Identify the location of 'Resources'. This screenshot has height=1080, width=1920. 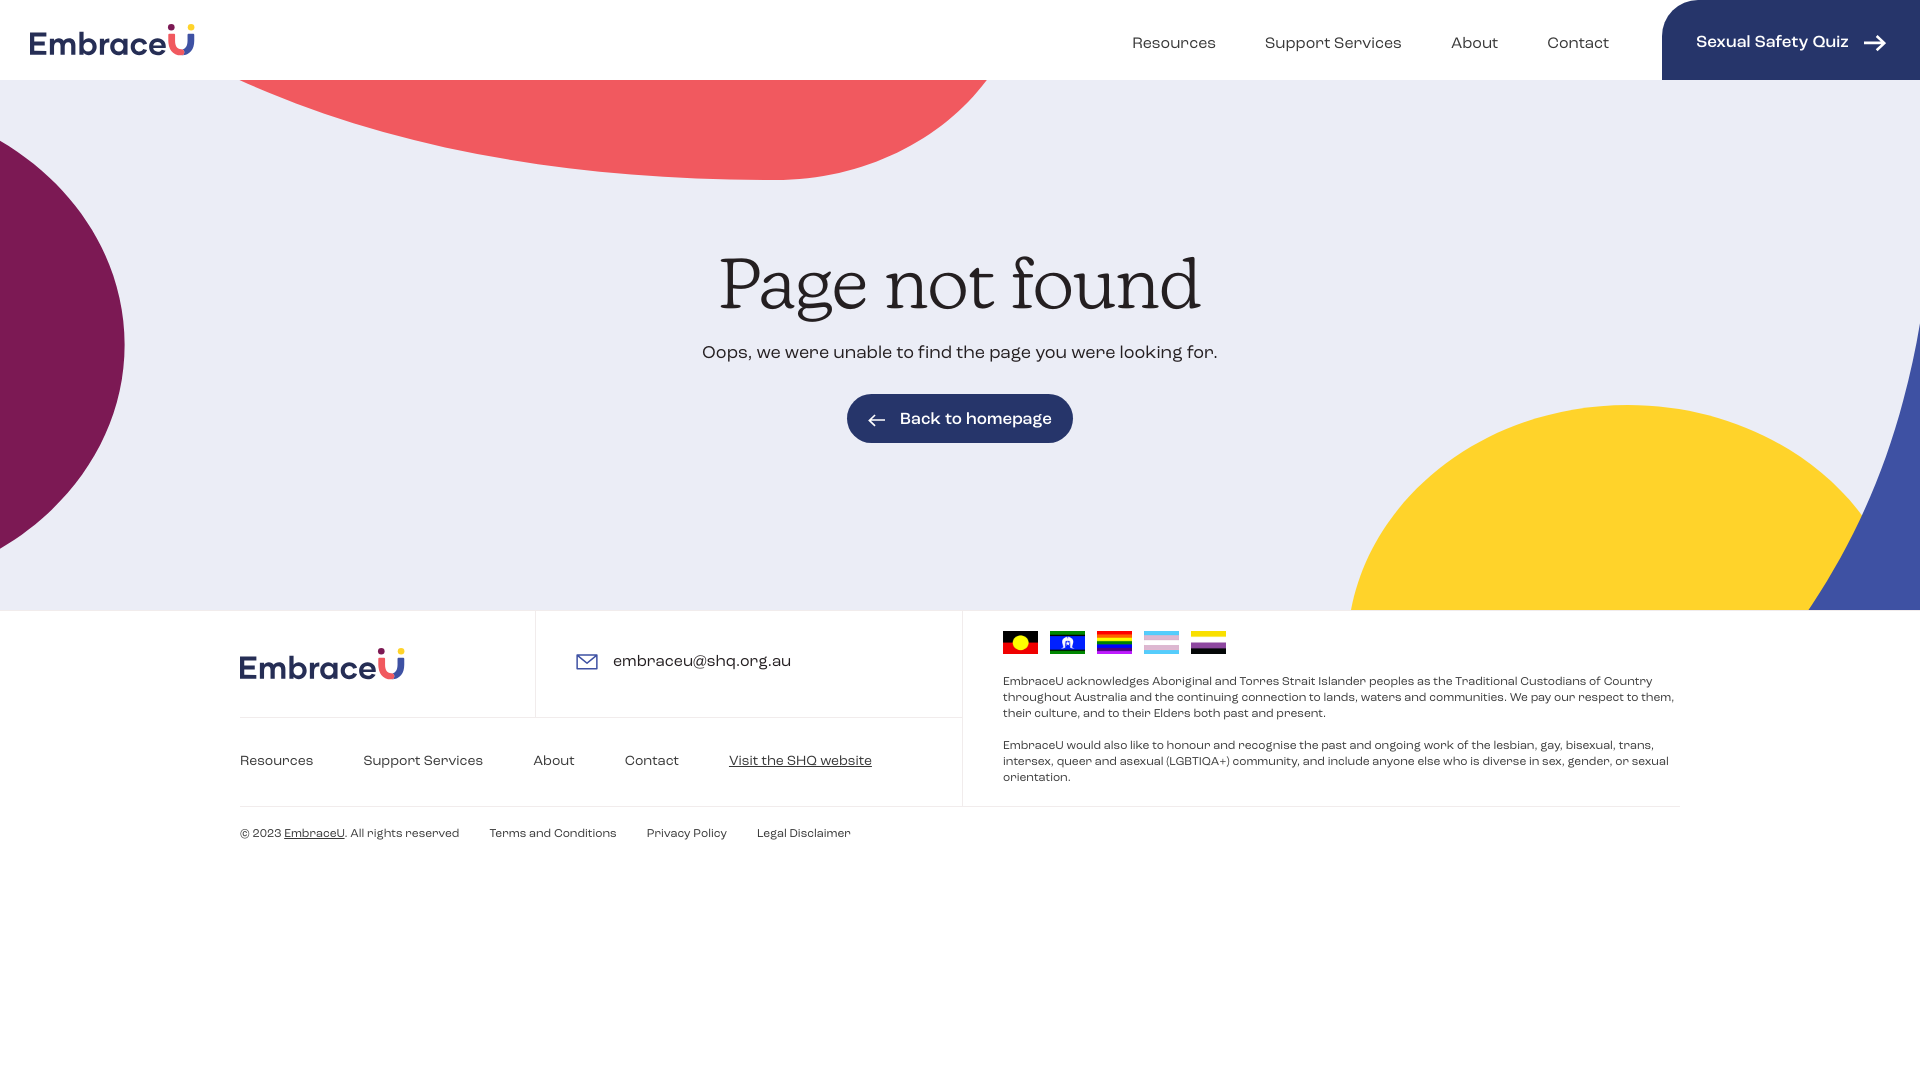
(1174, 39).